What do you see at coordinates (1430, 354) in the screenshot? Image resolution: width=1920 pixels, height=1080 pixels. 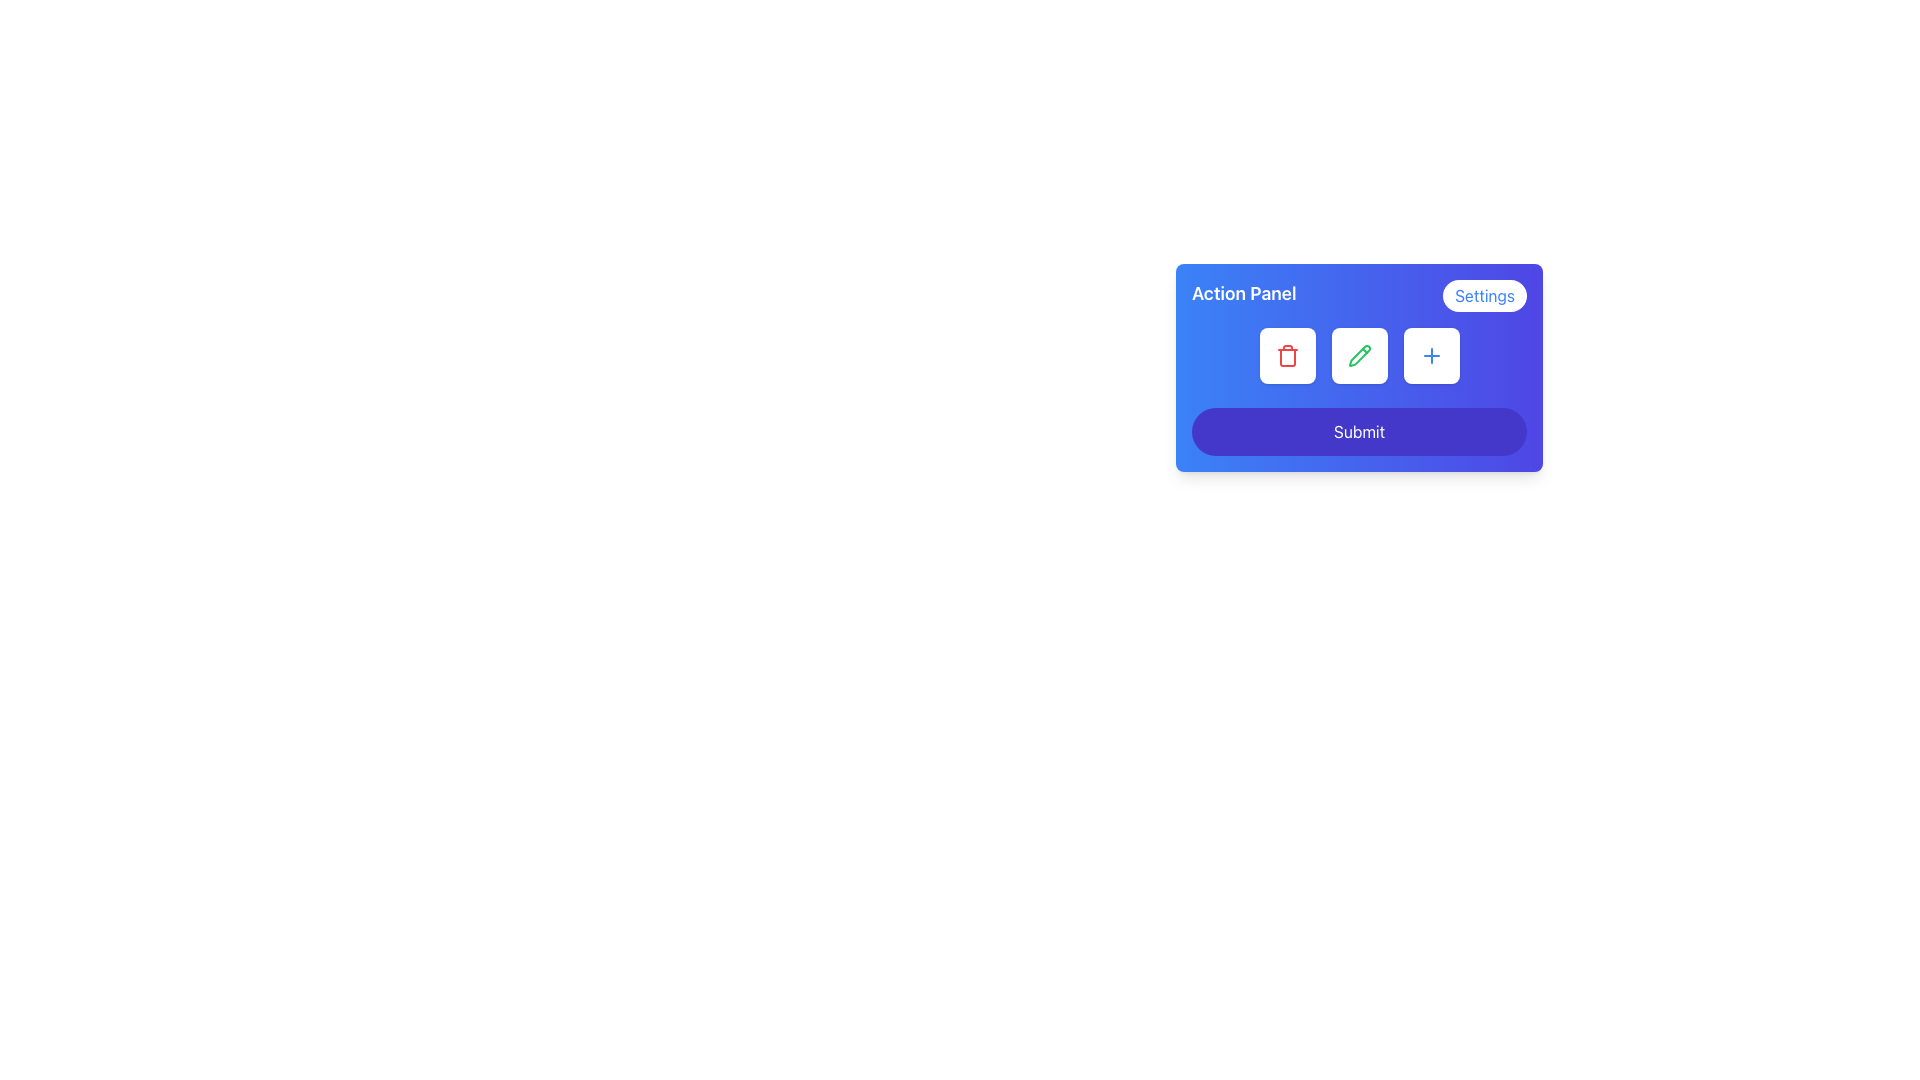 I see `the button that adds or creates new content, indicated by a plus icon, located centrally in the blue action panel and to the right of the green pencil icon` at bounding box center [1430, 354].